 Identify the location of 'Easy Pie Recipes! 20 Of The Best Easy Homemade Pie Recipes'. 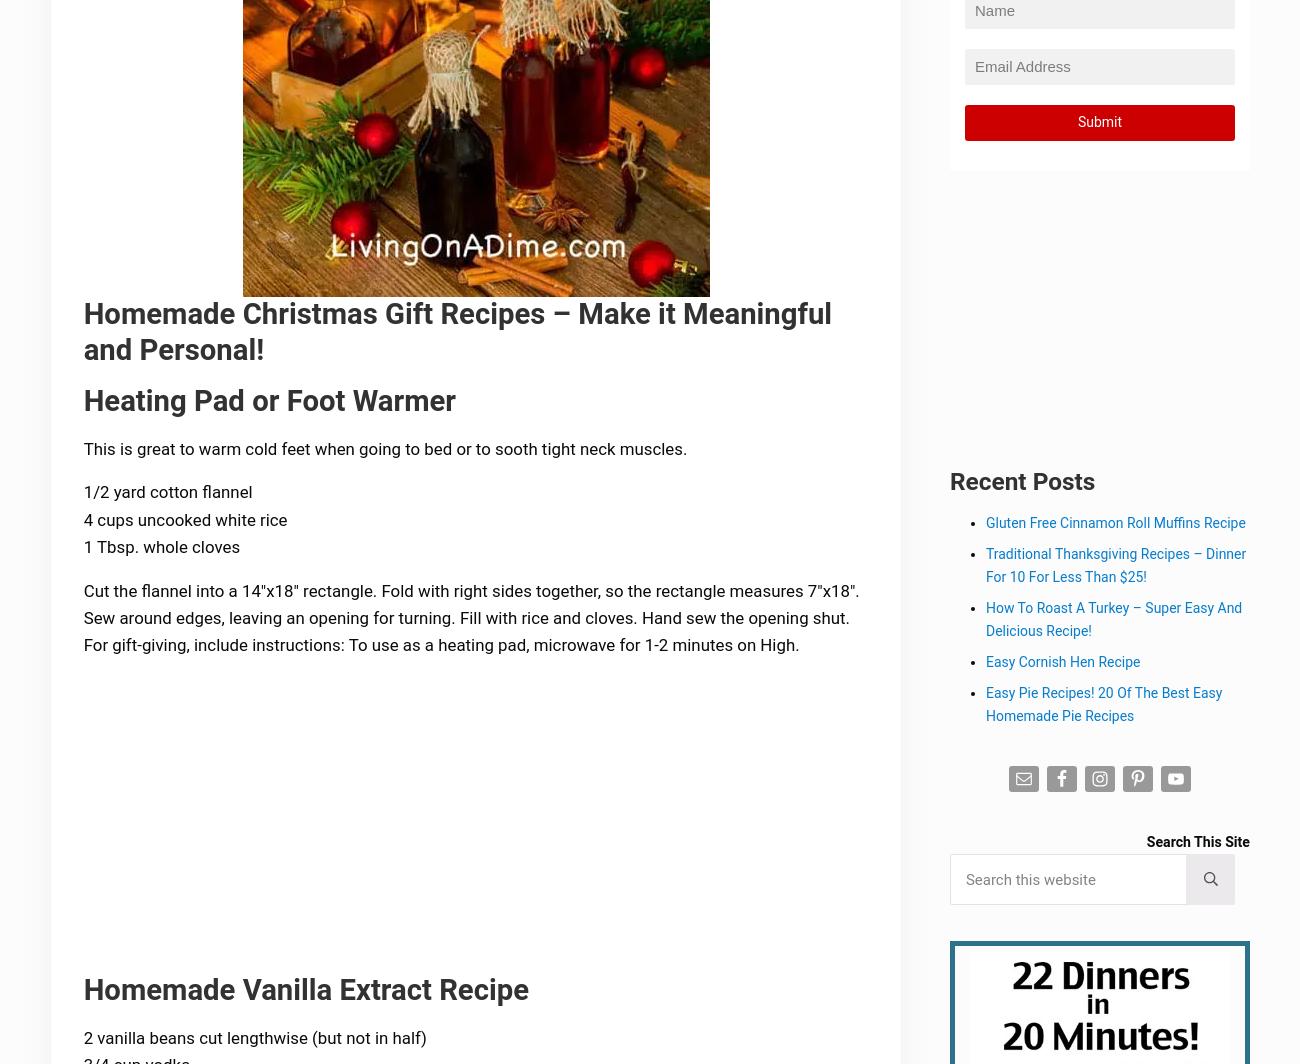
(1104, 705).